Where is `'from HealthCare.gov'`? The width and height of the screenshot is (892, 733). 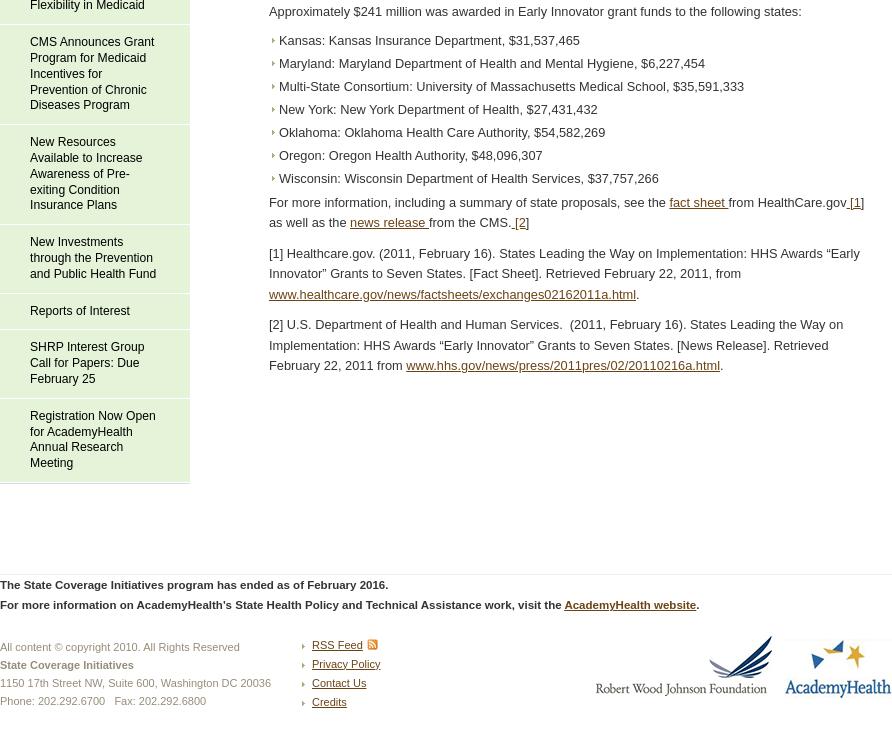 'from HealthCare.gov' is located at coordinates (786, 200).